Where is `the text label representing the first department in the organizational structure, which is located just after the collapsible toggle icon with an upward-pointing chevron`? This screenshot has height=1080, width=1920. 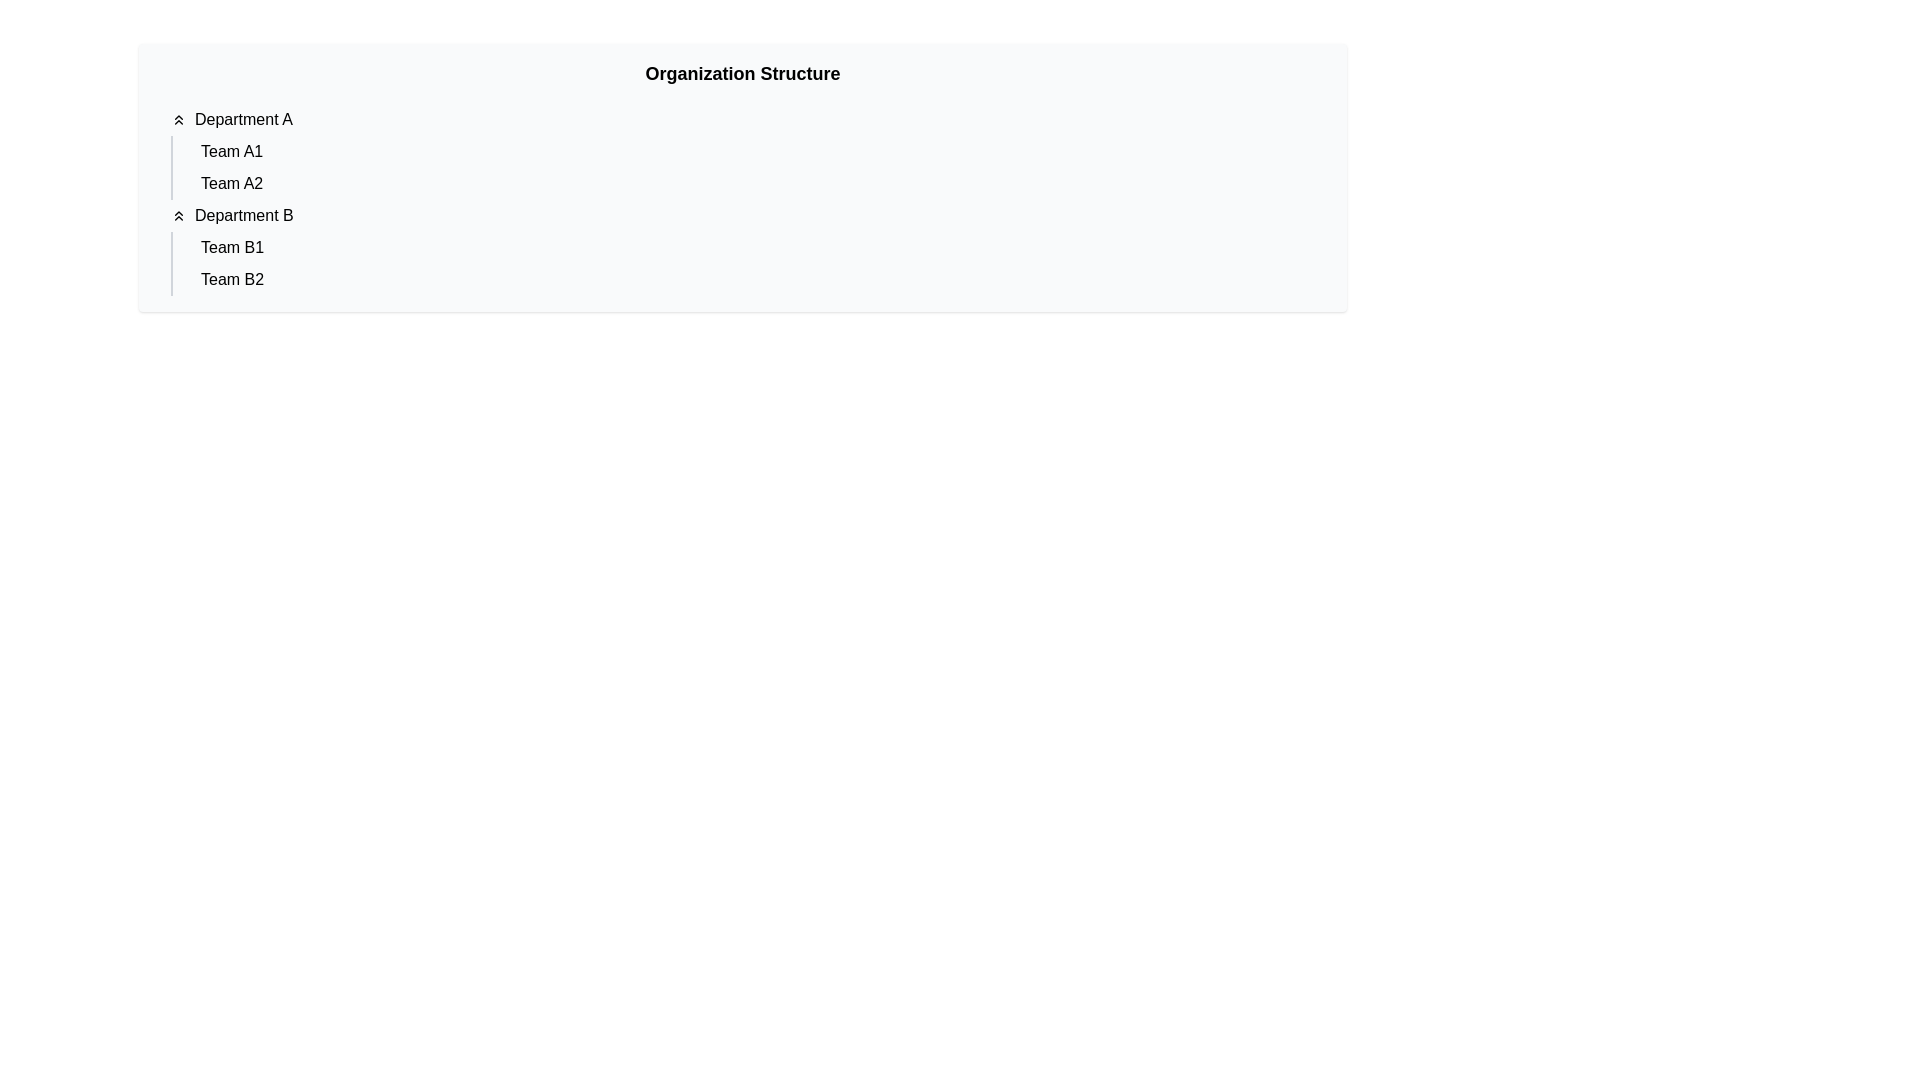
the text label representing the first department in the organizational structure, which is located just after the collapsible toggle icon with an upward-pointing chevron is located at coordinates (242, 119).